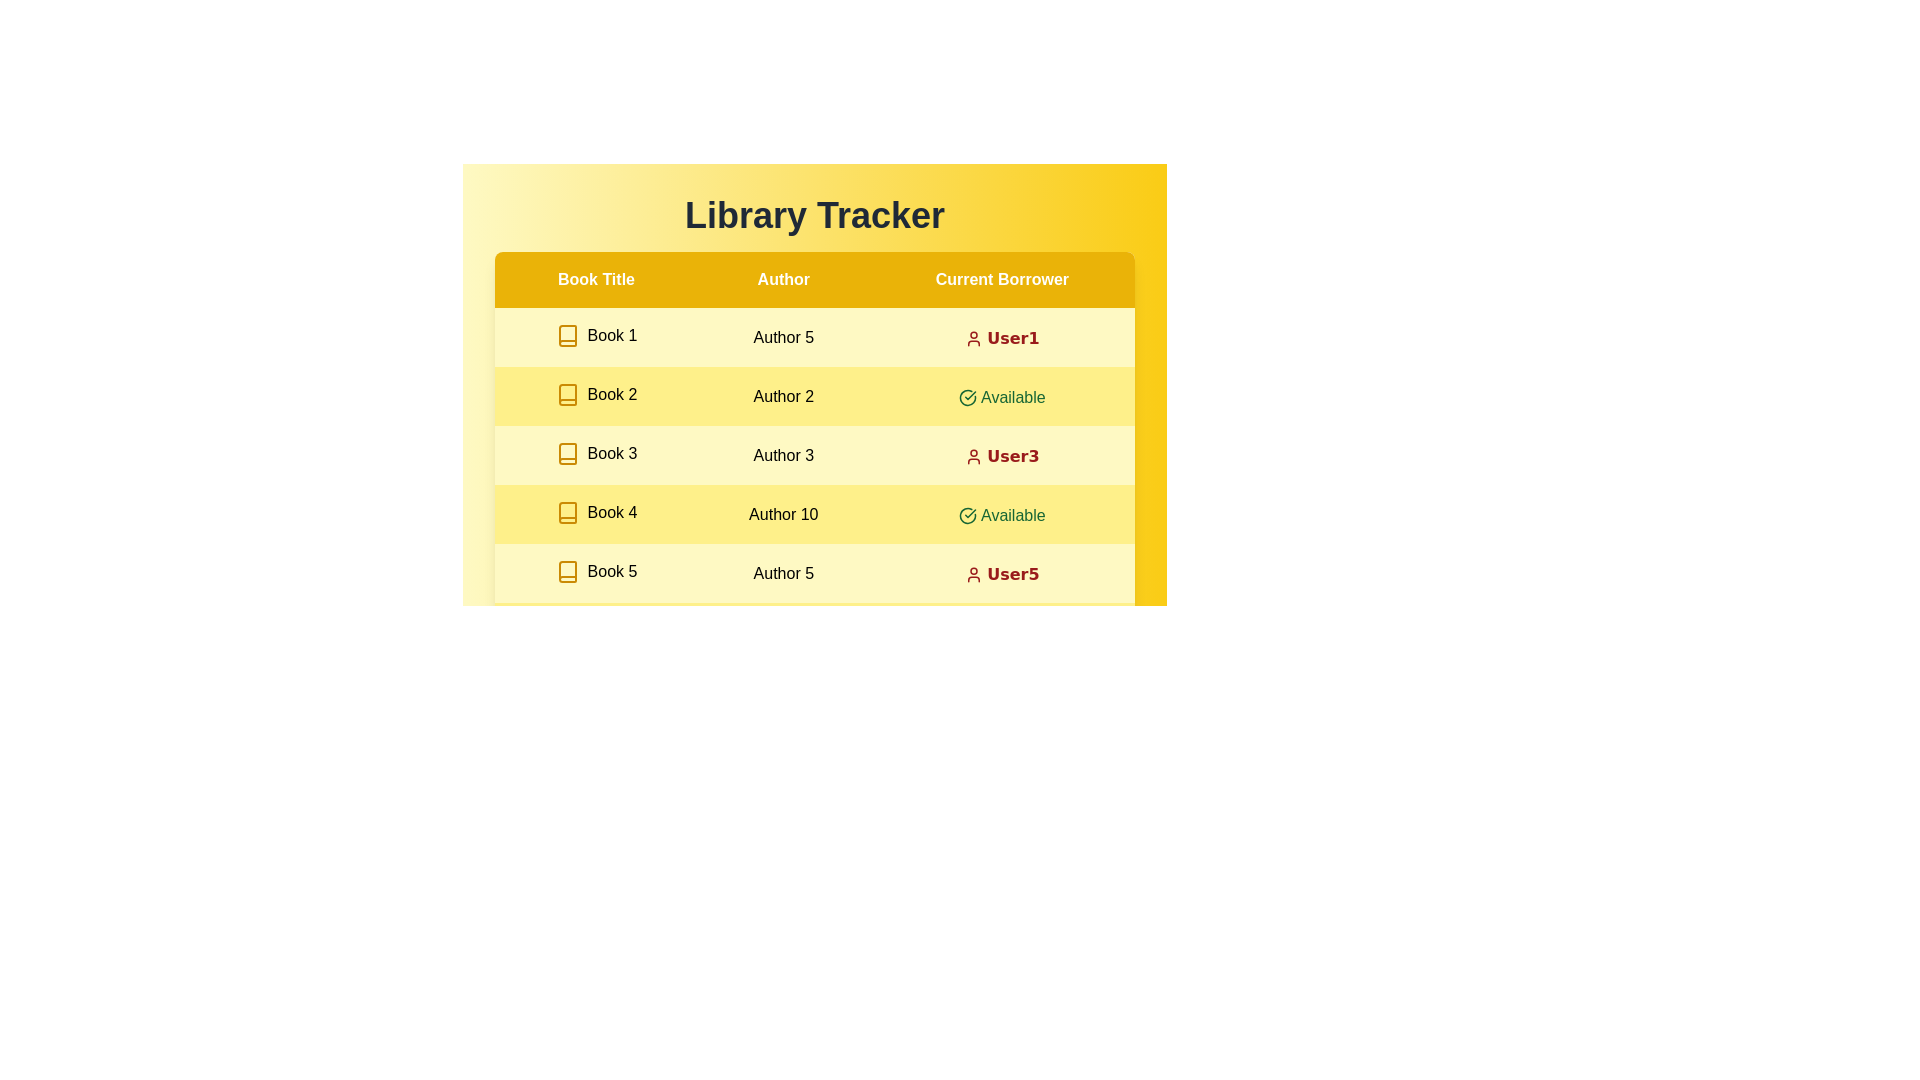  What do you see at coordinates (566, 512) in the screenshot?
I see `the icon for book of Book 4 to access additional information` at bounding box center [566, 512].